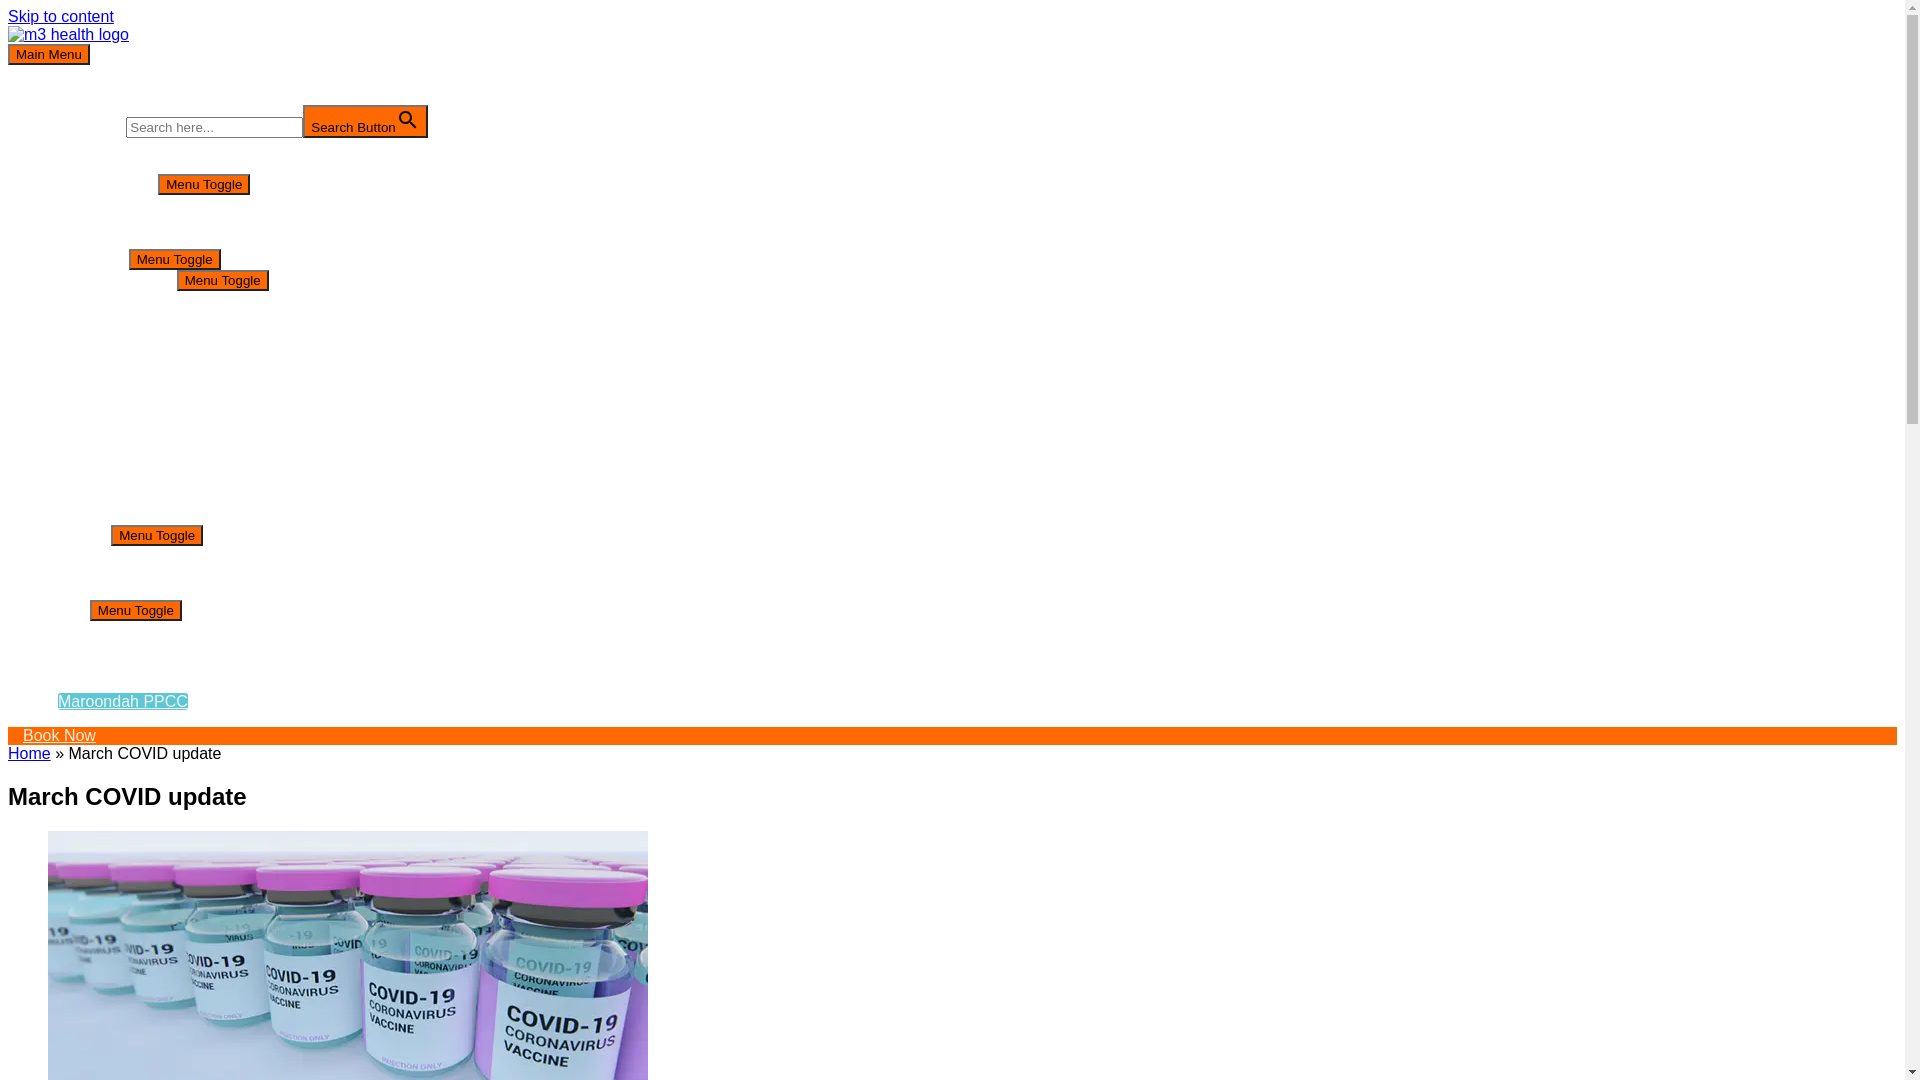 This screenshot has width=1920, height=1080. What do you see at coordinates (131, 279) in the screenshot?
I see `'GP Services'` at bounding box center [131, 279].